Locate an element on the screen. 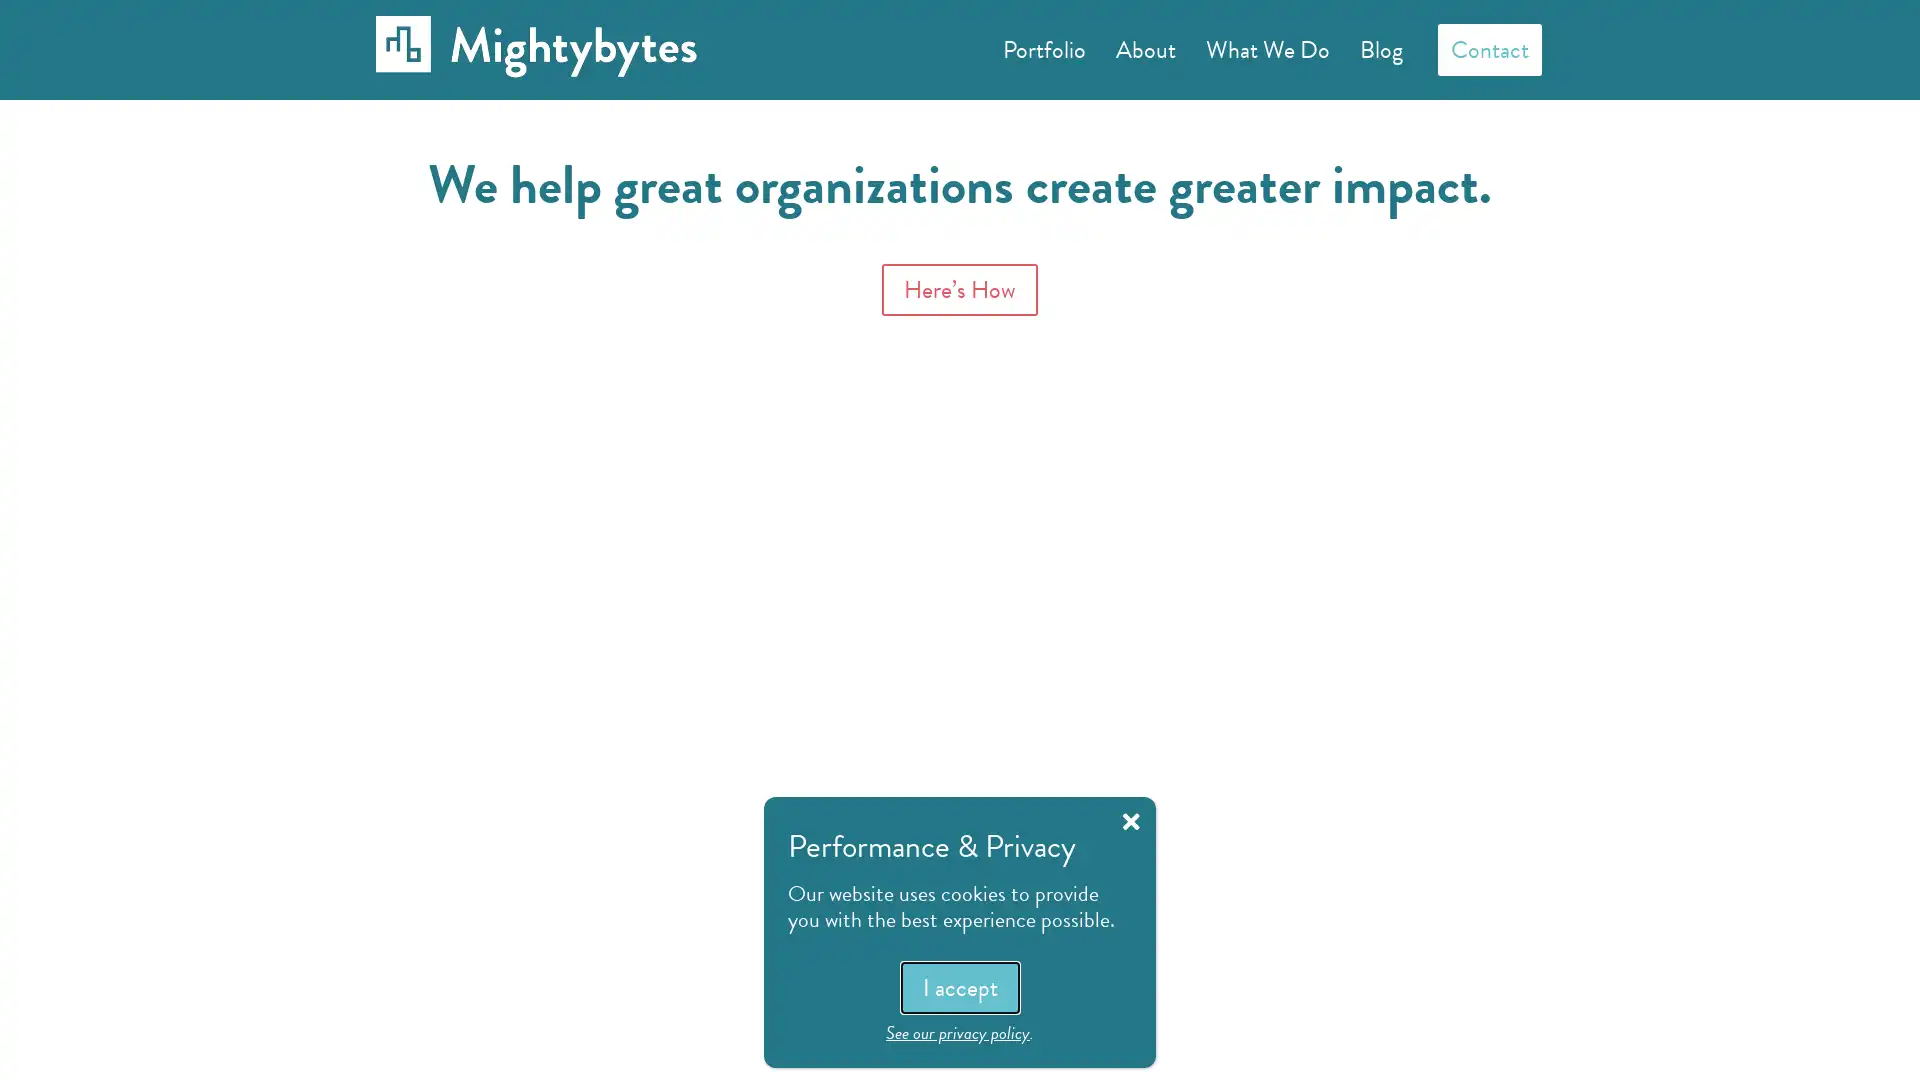  I accept is located at coordinates (958, 986).